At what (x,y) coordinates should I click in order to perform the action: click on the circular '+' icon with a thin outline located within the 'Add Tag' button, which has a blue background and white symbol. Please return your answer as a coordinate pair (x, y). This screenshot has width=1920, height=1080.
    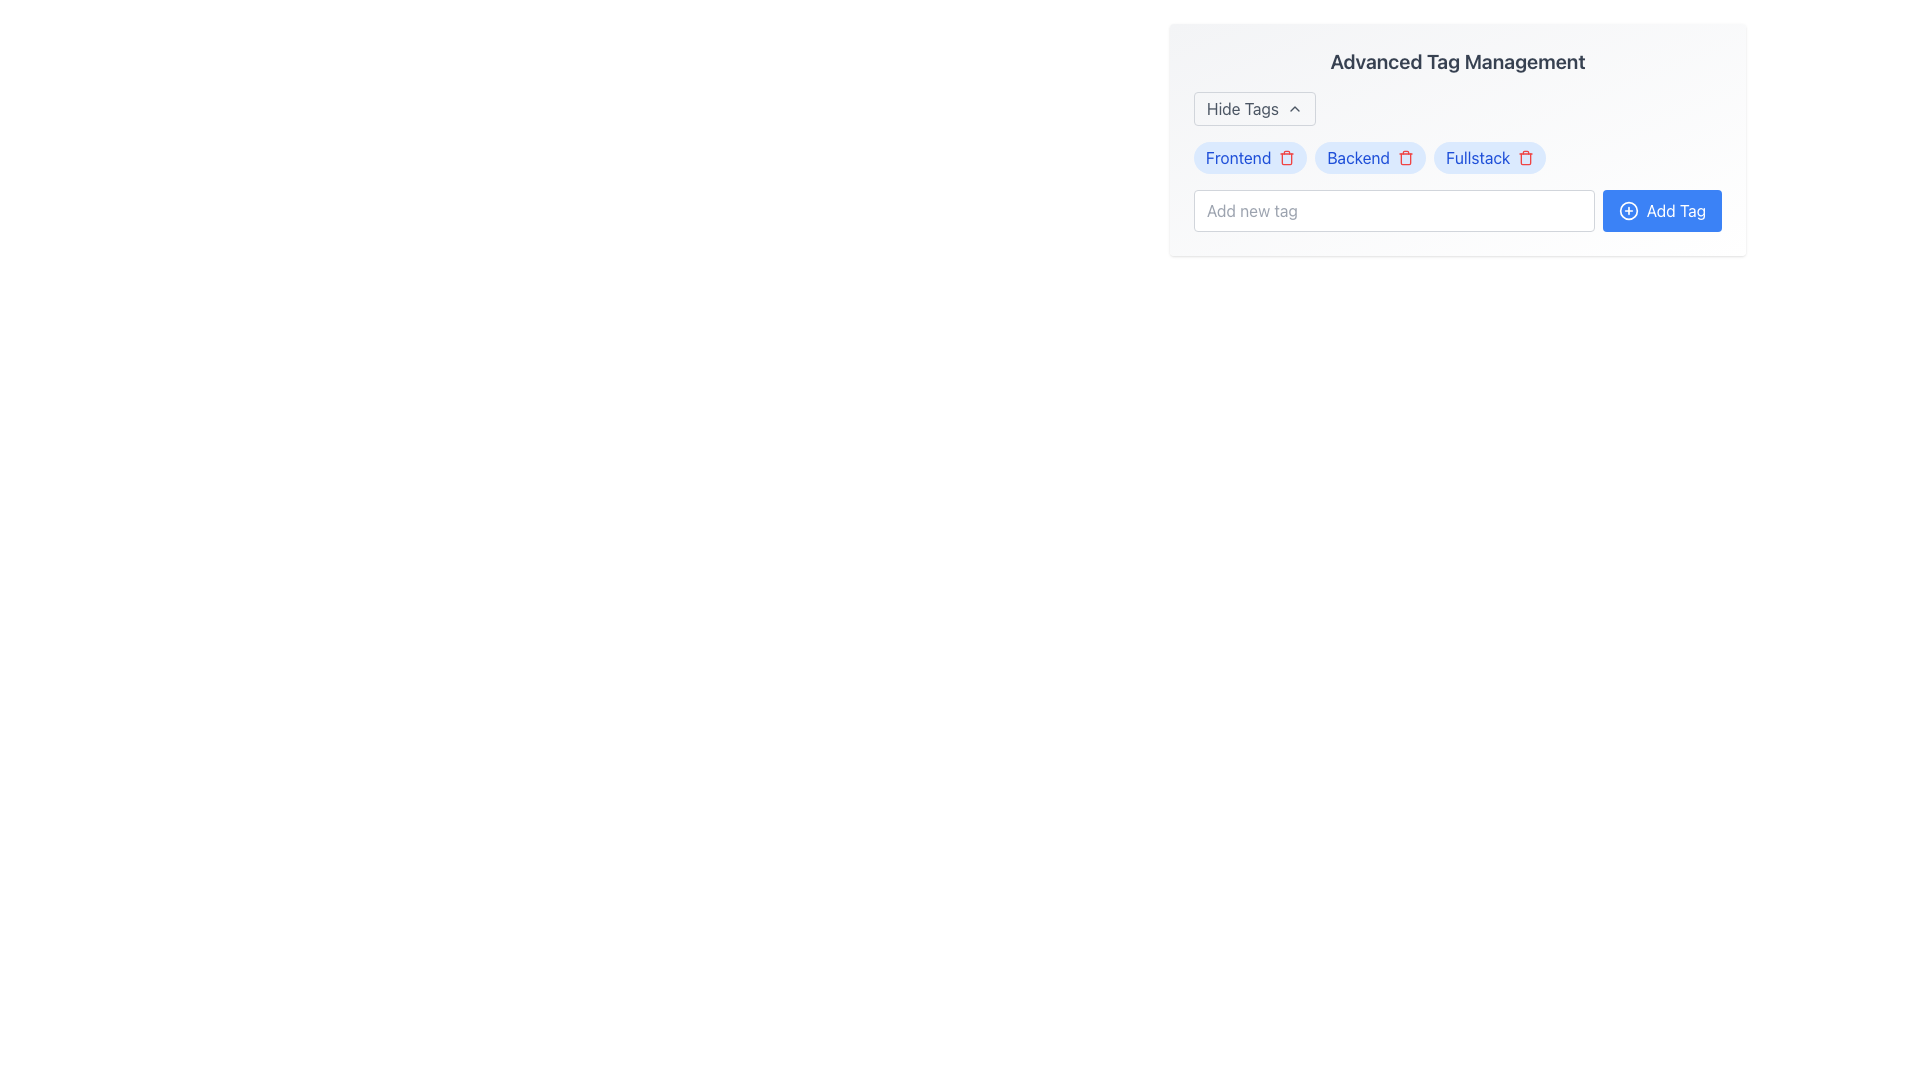
    Looking at the image, I should click on (1628, 211).